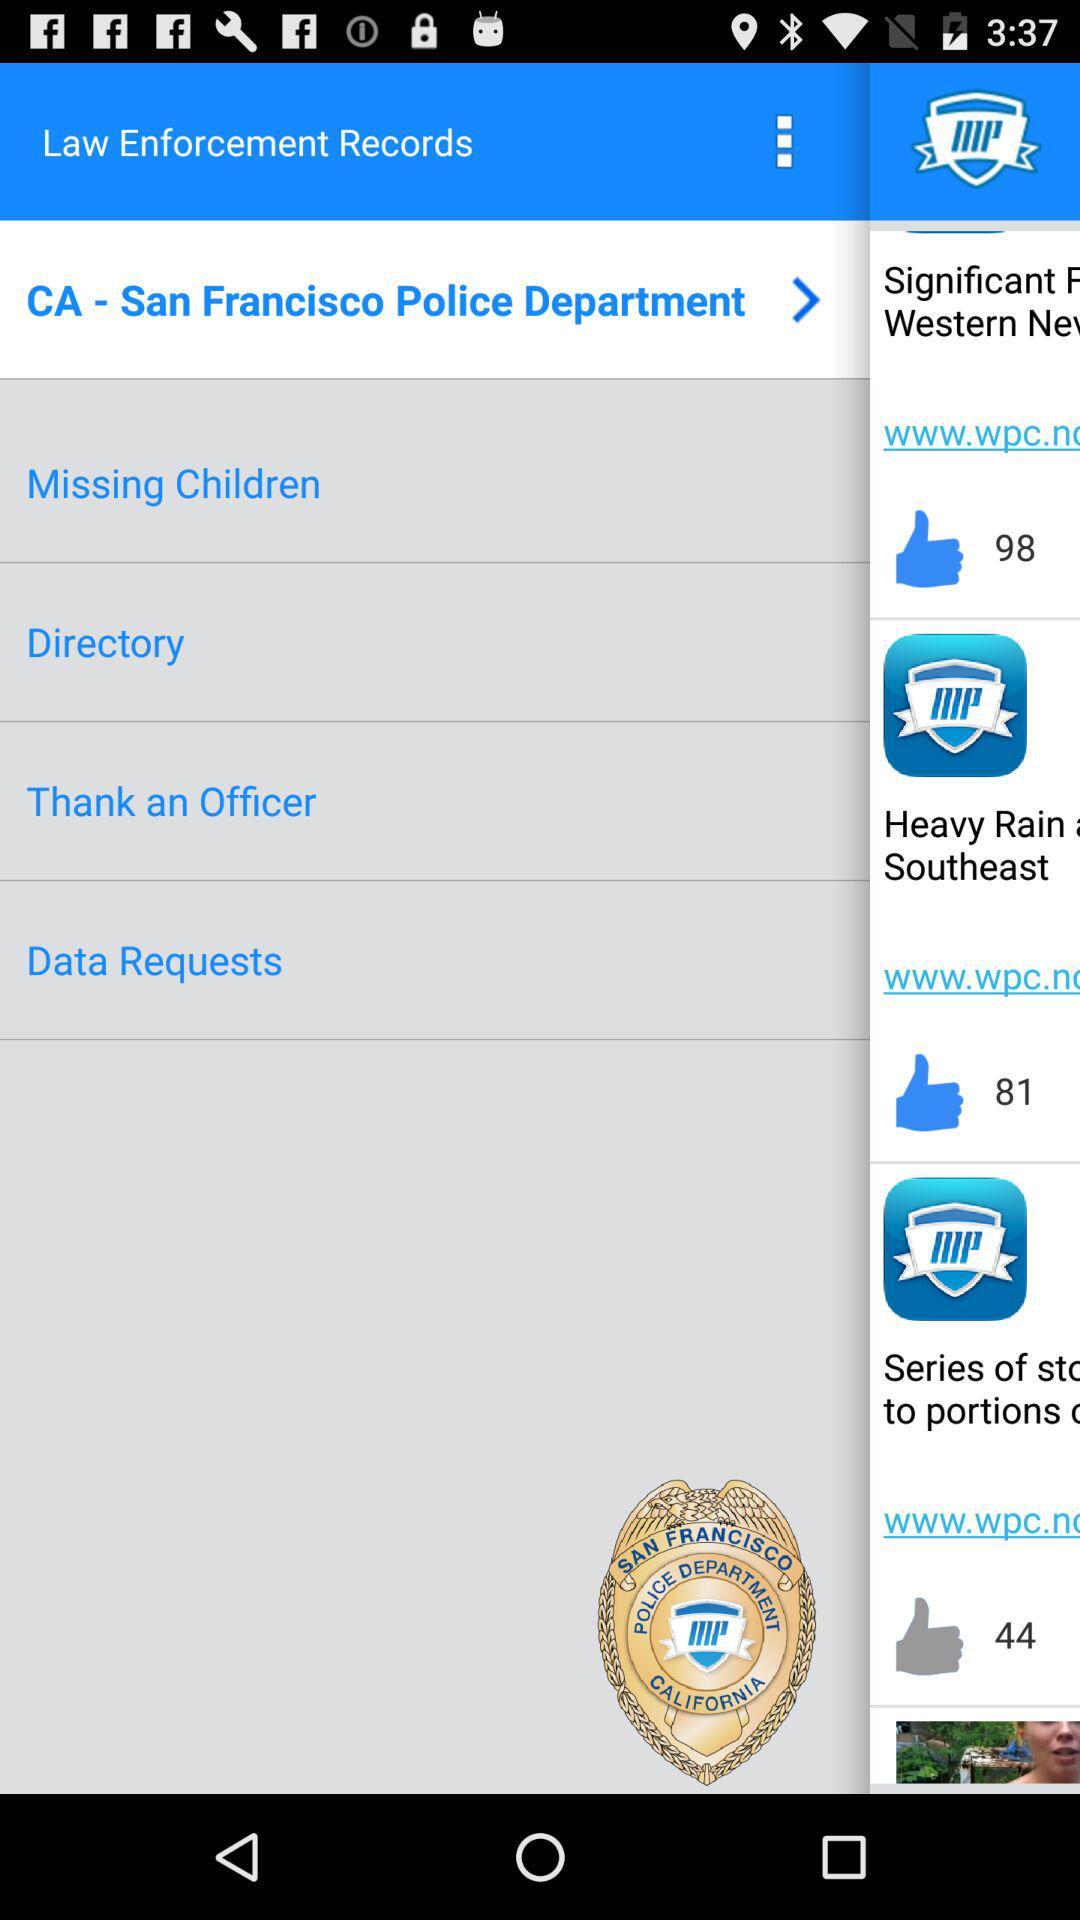 The width and height of the screenshot is (1080, 1920). Describe the element at coordinates (172, 482) in the screenshot. I see `the missing children` at that location.